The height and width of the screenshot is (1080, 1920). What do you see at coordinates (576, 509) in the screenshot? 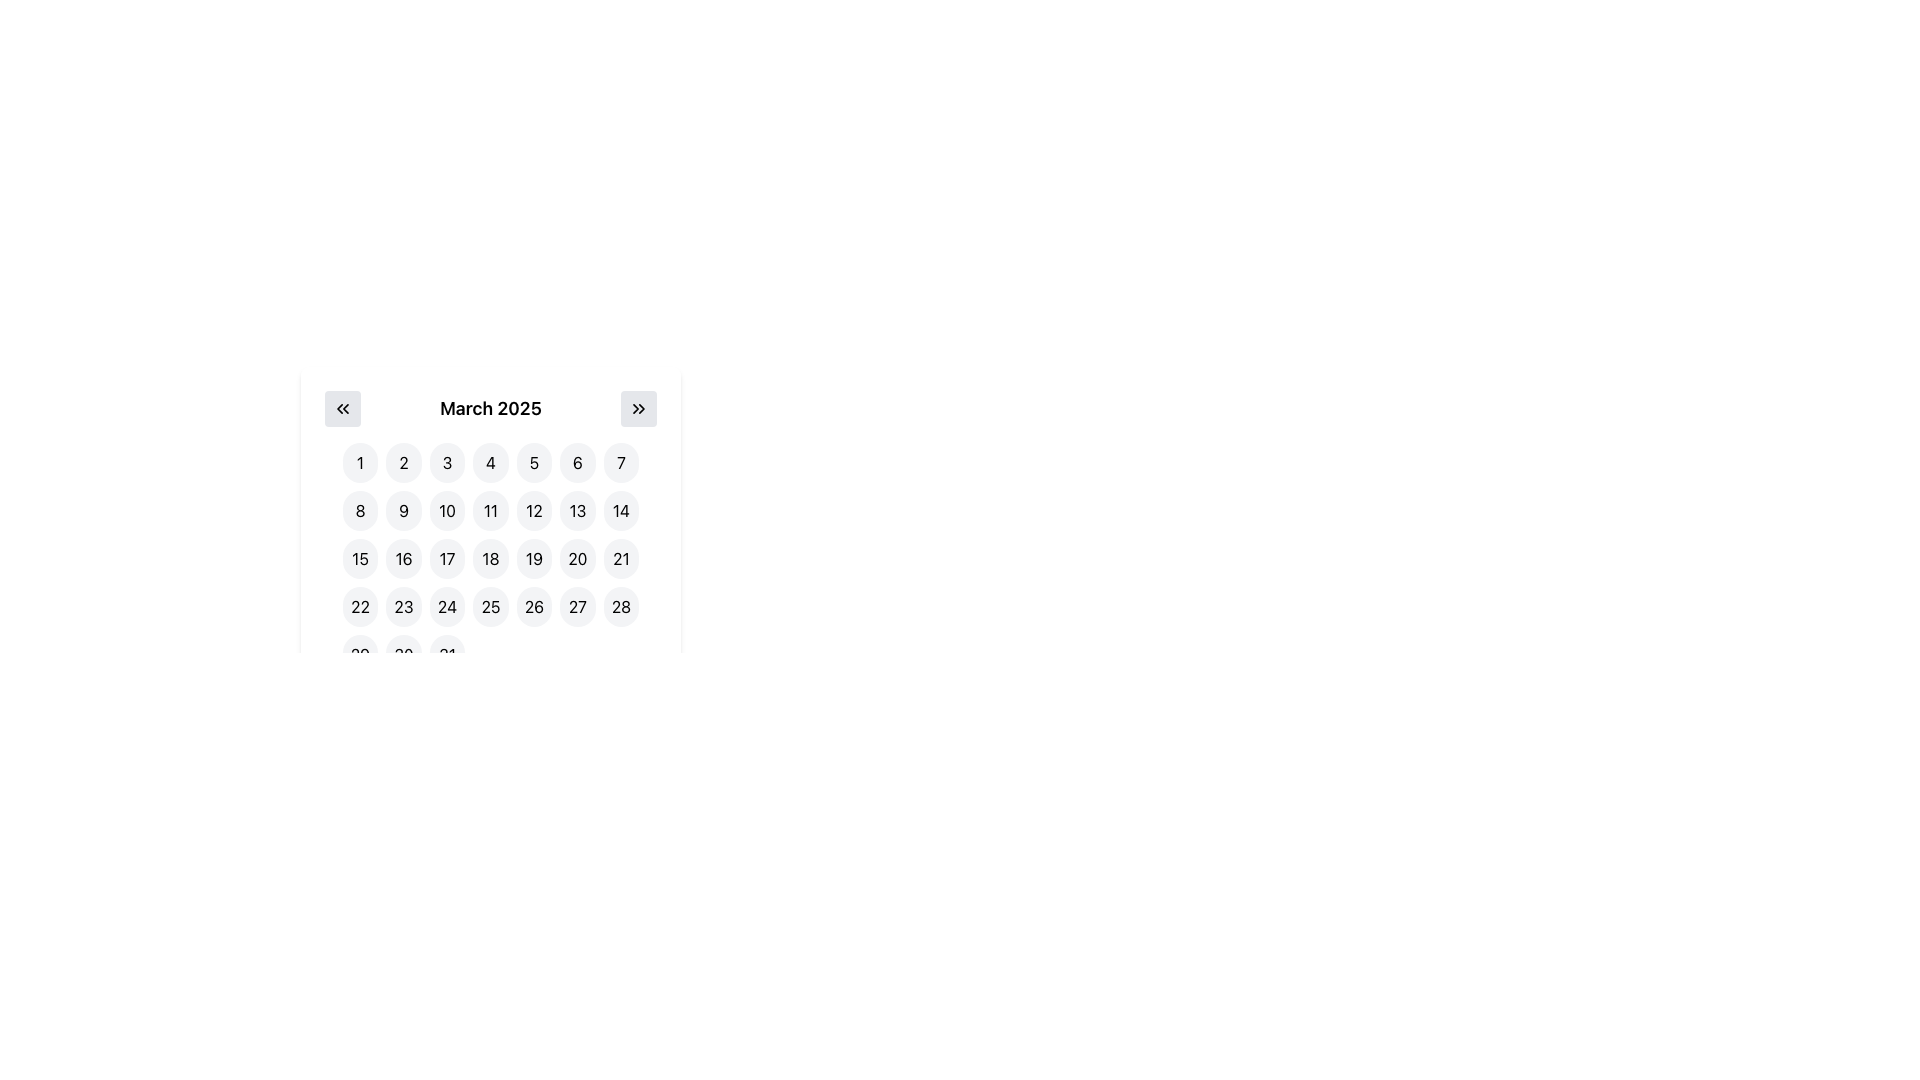
I see `the circular button displaying the number '13' in bold black text, located in the second row and sixth column of the calendar grid` at bounding box center [576, 509].